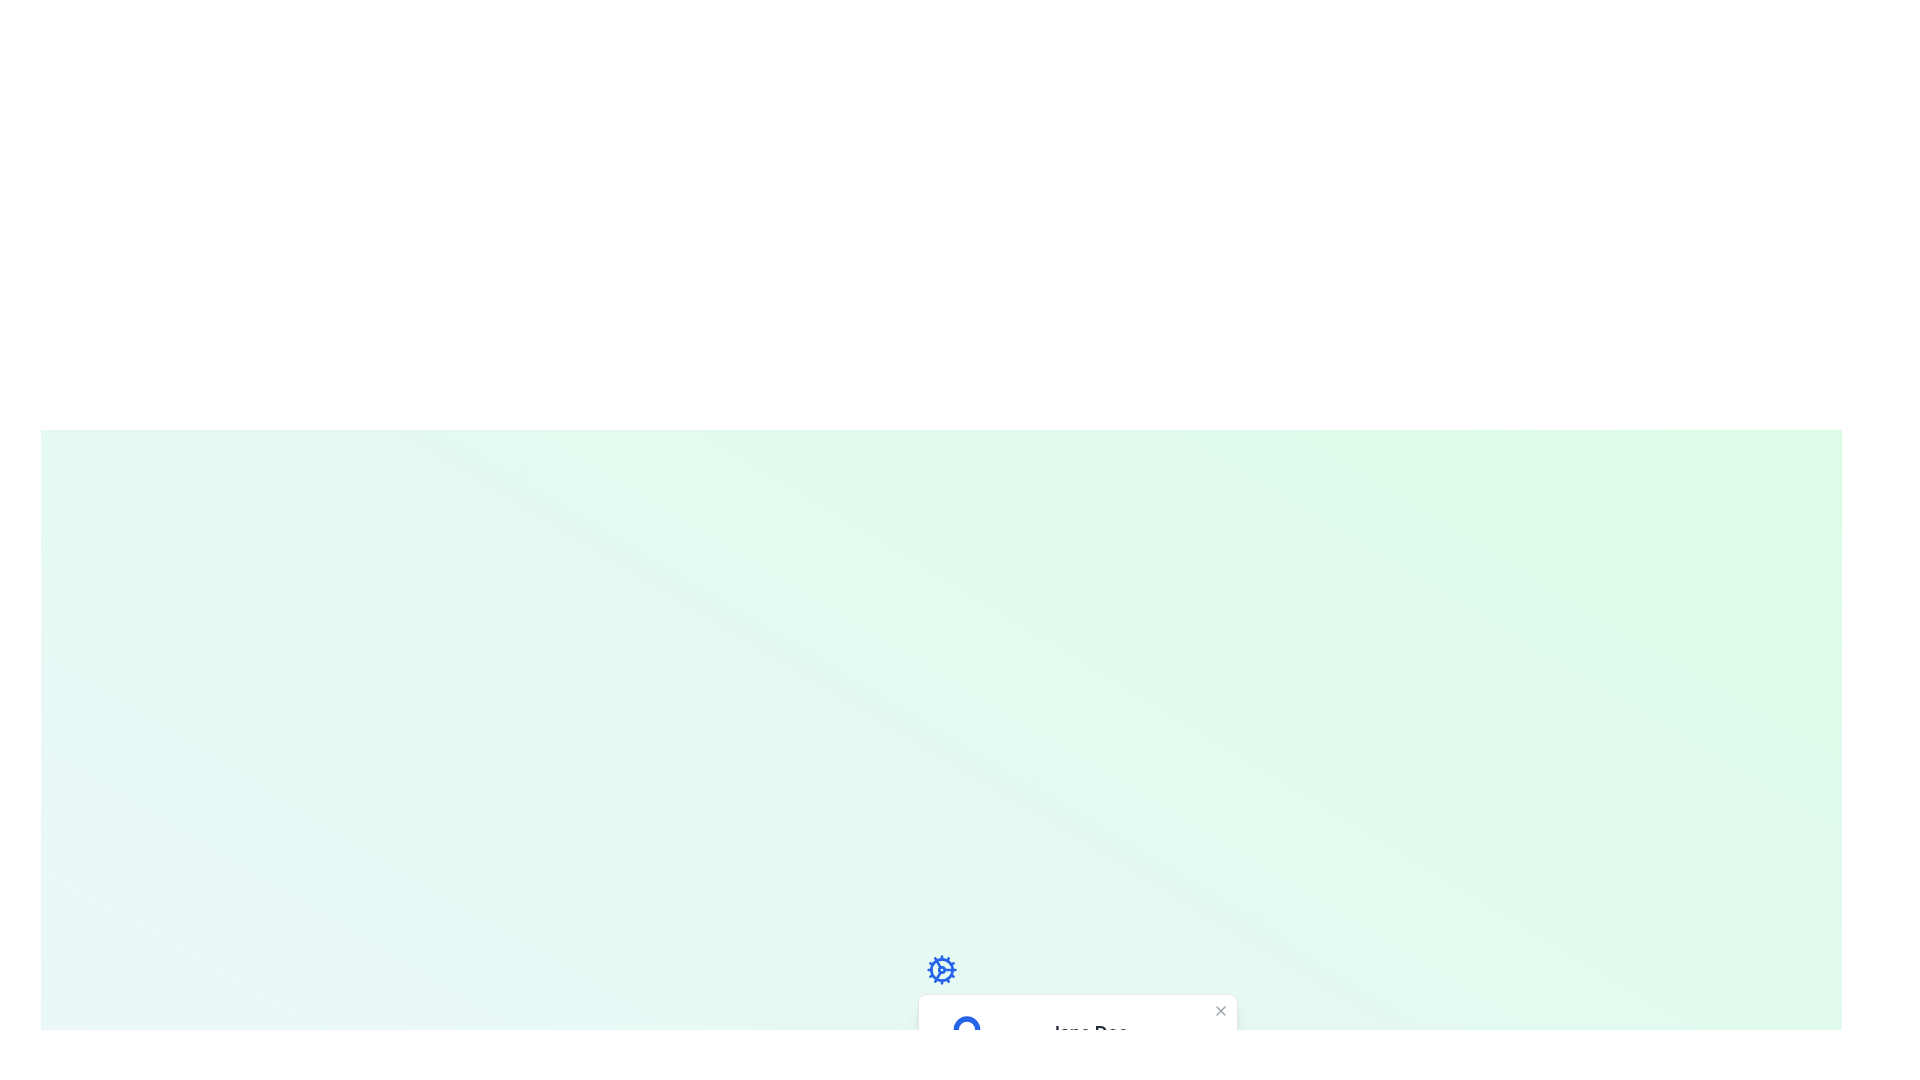  Describe the element at coordinates (940, 968) in the screenshot. I see `the blue cogwheel icon representing settings` at that location.